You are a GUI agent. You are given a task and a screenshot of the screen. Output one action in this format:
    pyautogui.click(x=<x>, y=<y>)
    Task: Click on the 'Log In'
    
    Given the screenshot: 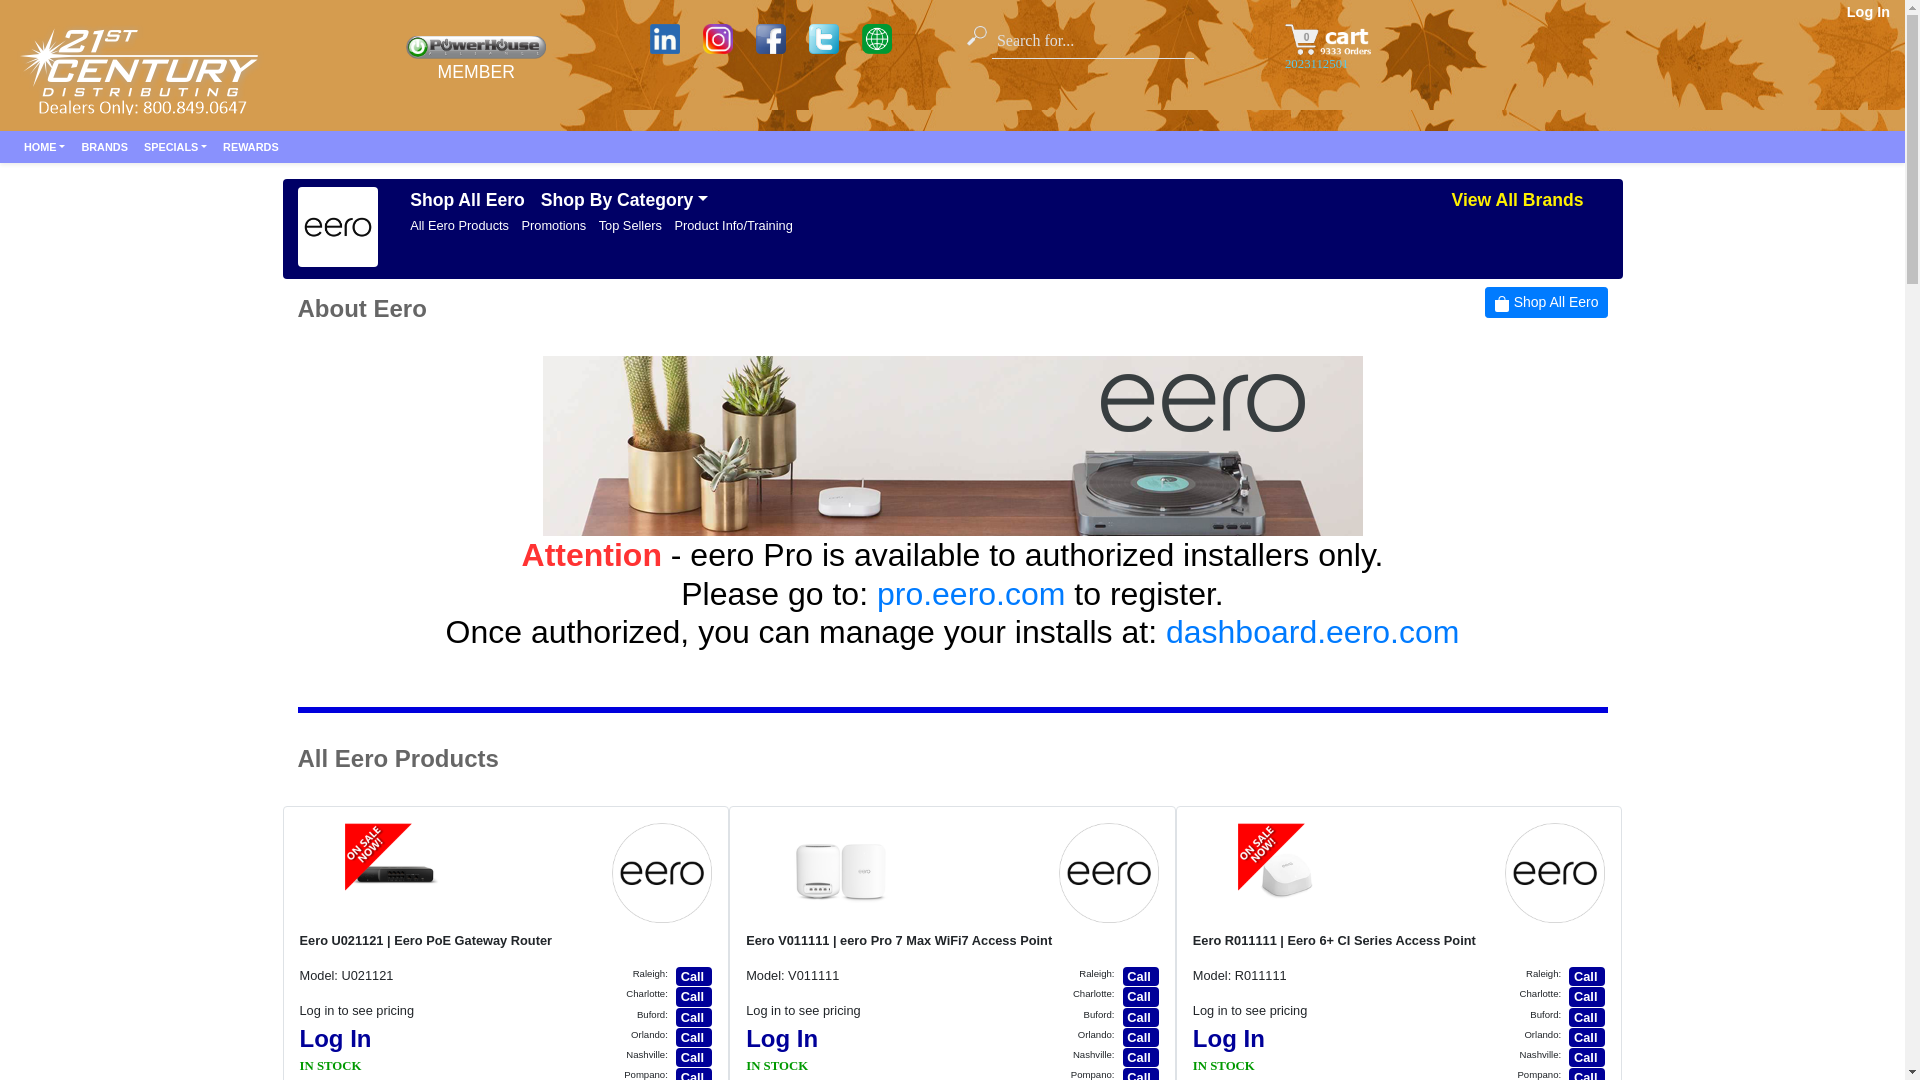 What is the action you would take?
    pyautogui.click(x=336, y=1037)
    